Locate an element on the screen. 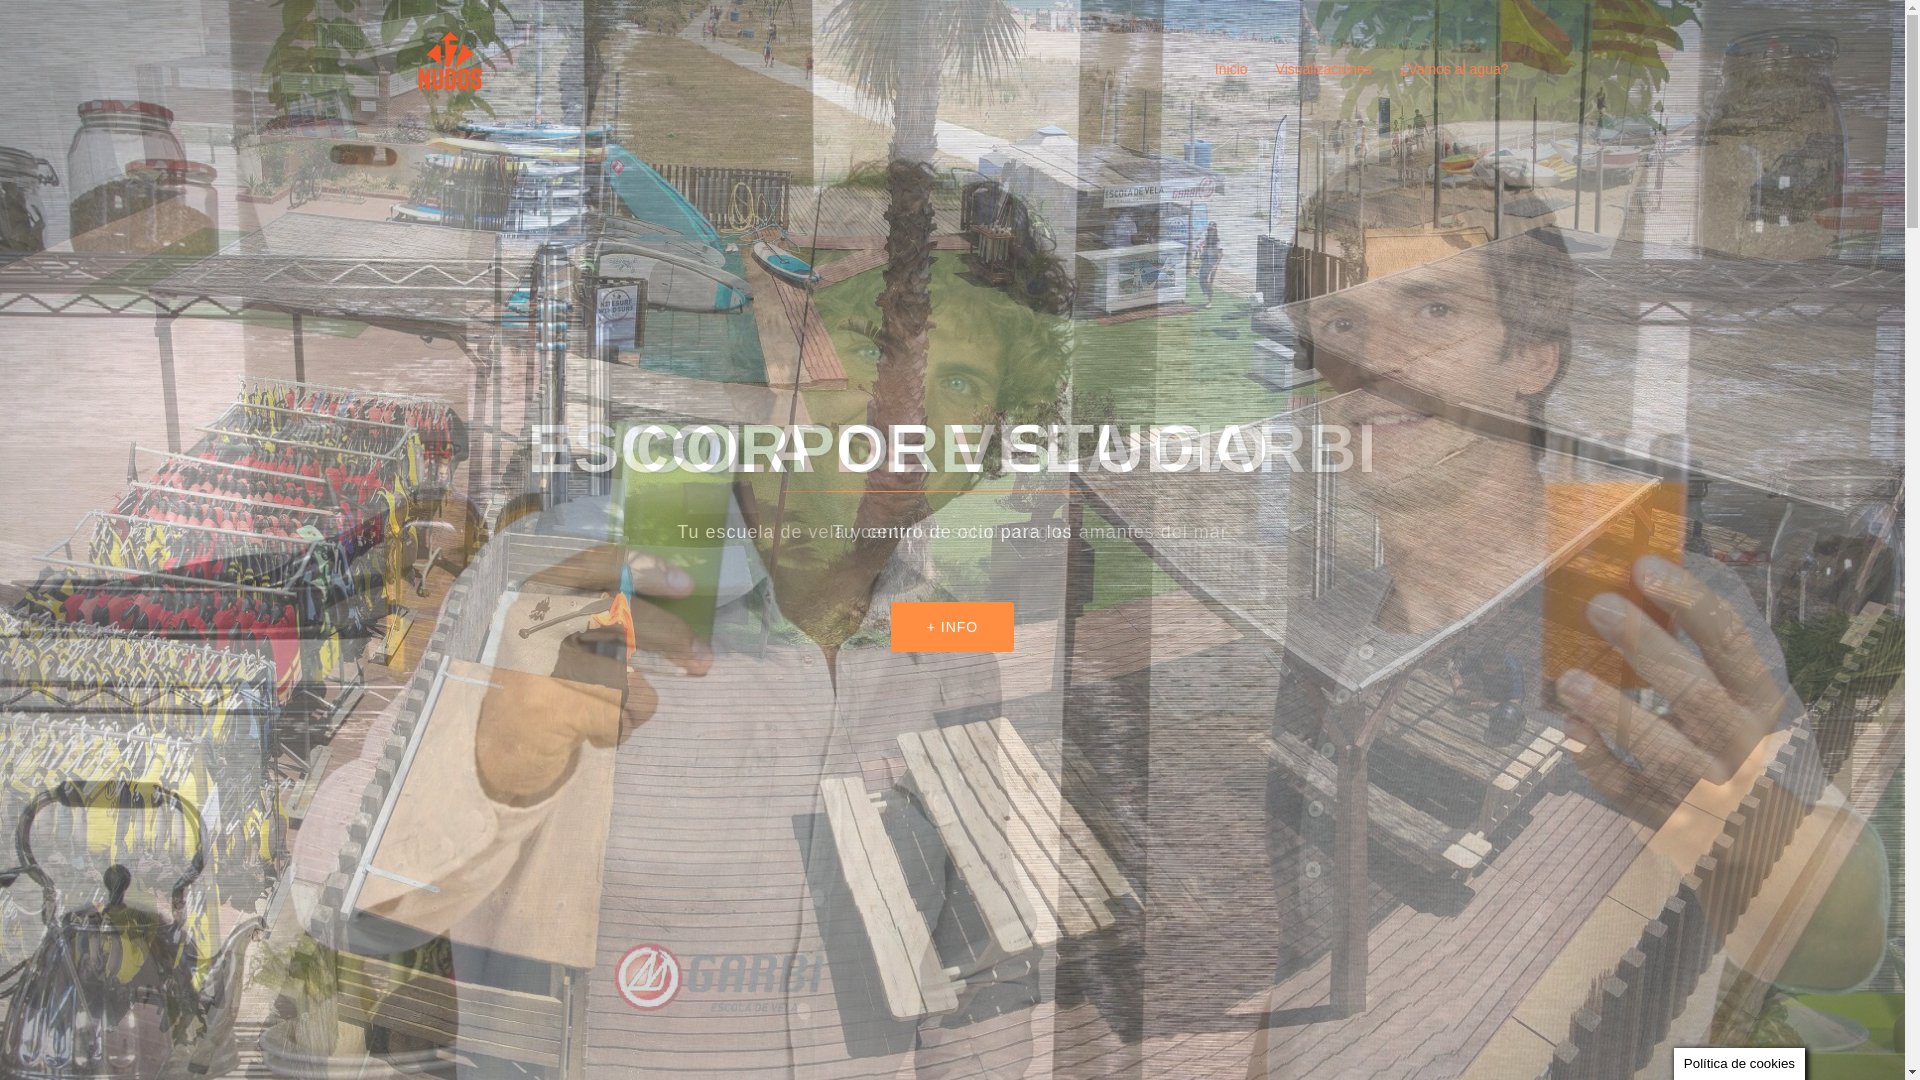  'Visualizaciones' is located at coordinates (1275, 68).